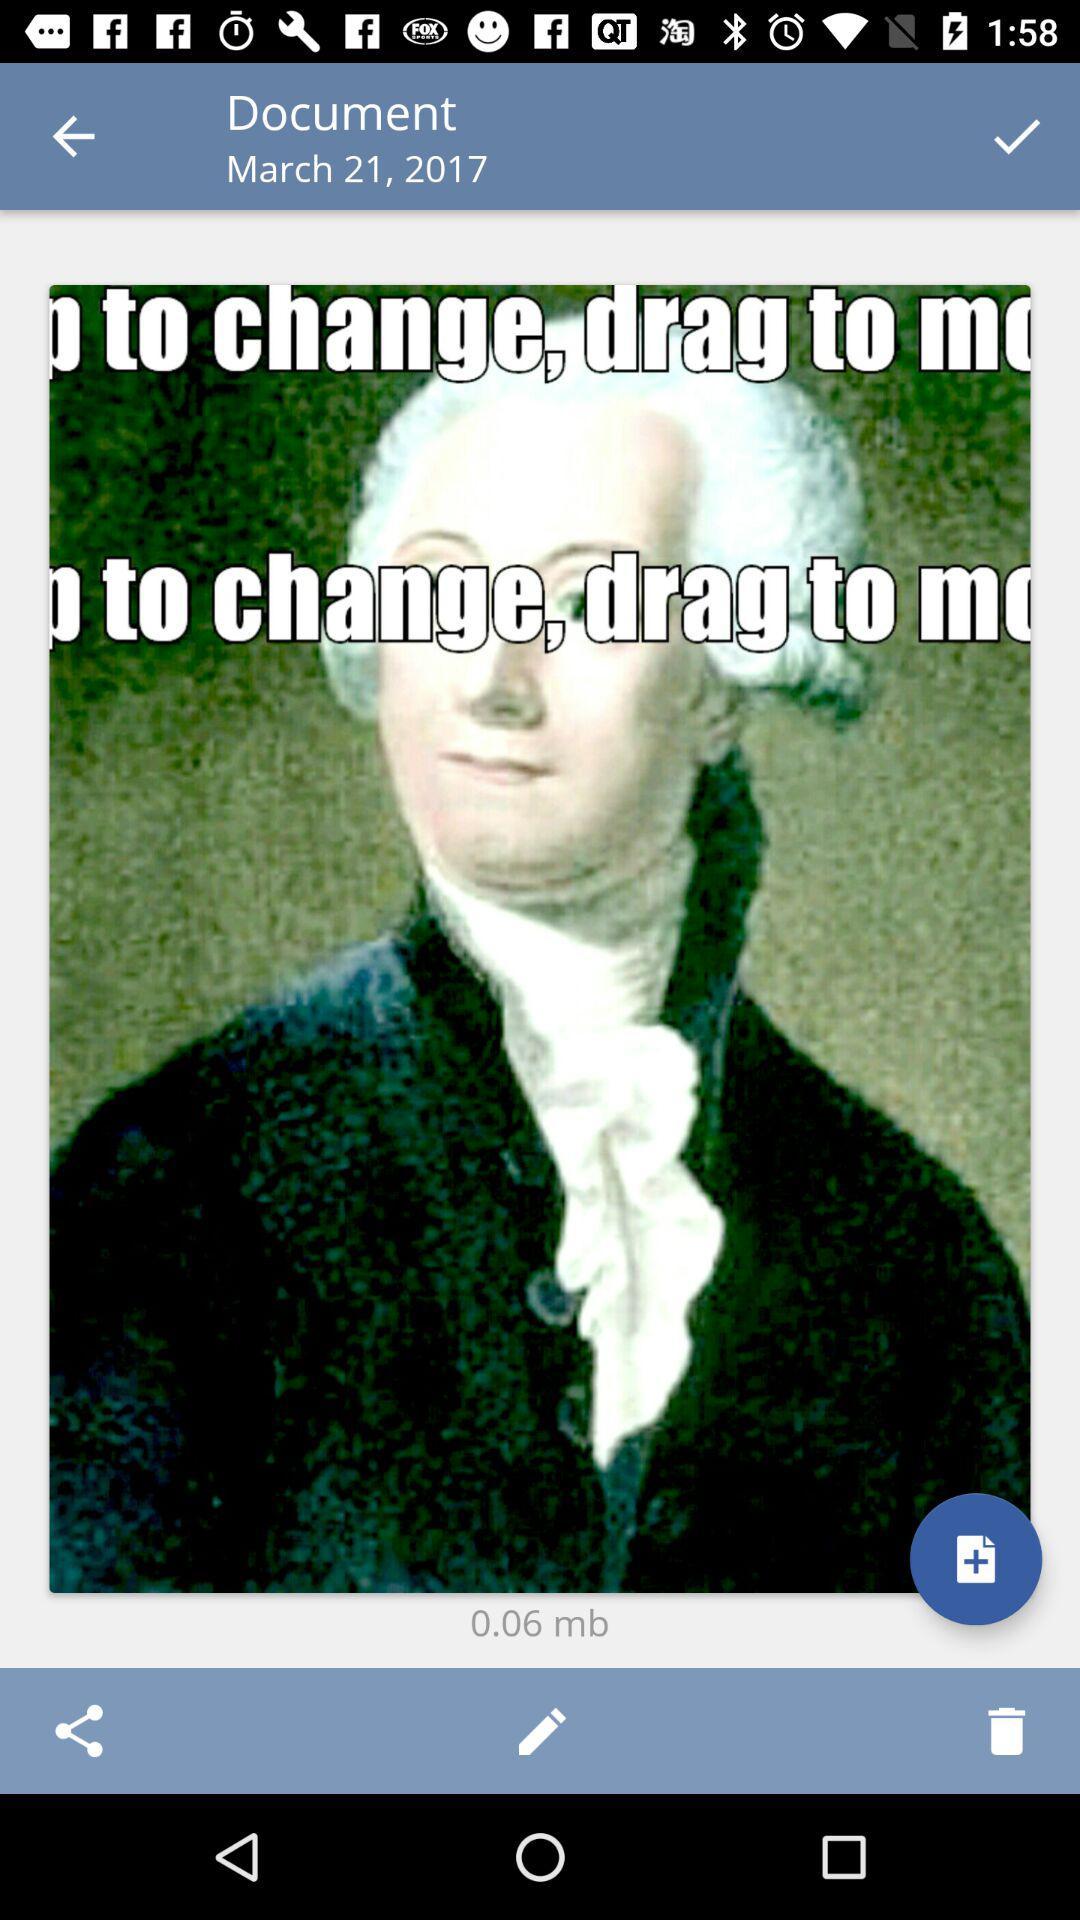 This screenshot has height=1920, width=1080. I want to click on the icon at the center, so click(540, 938).